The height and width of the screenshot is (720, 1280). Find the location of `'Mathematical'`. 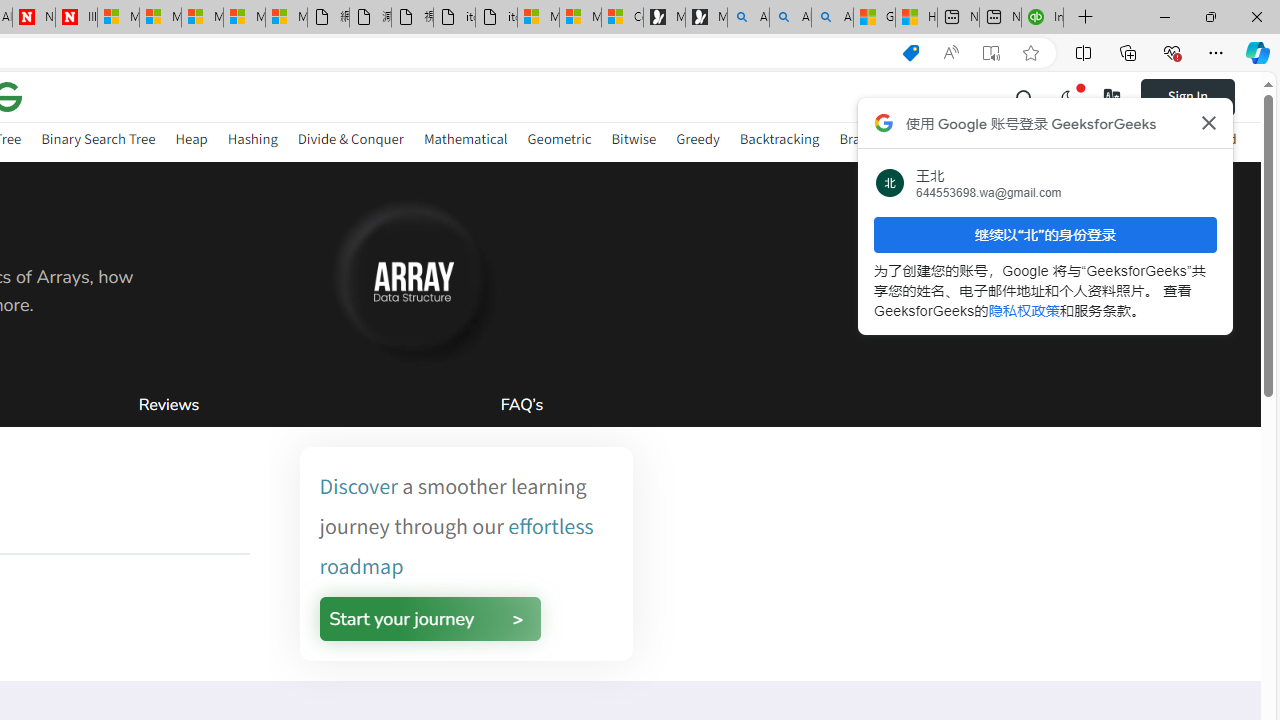

'Mathematical' is located at coordinates (464, 138).